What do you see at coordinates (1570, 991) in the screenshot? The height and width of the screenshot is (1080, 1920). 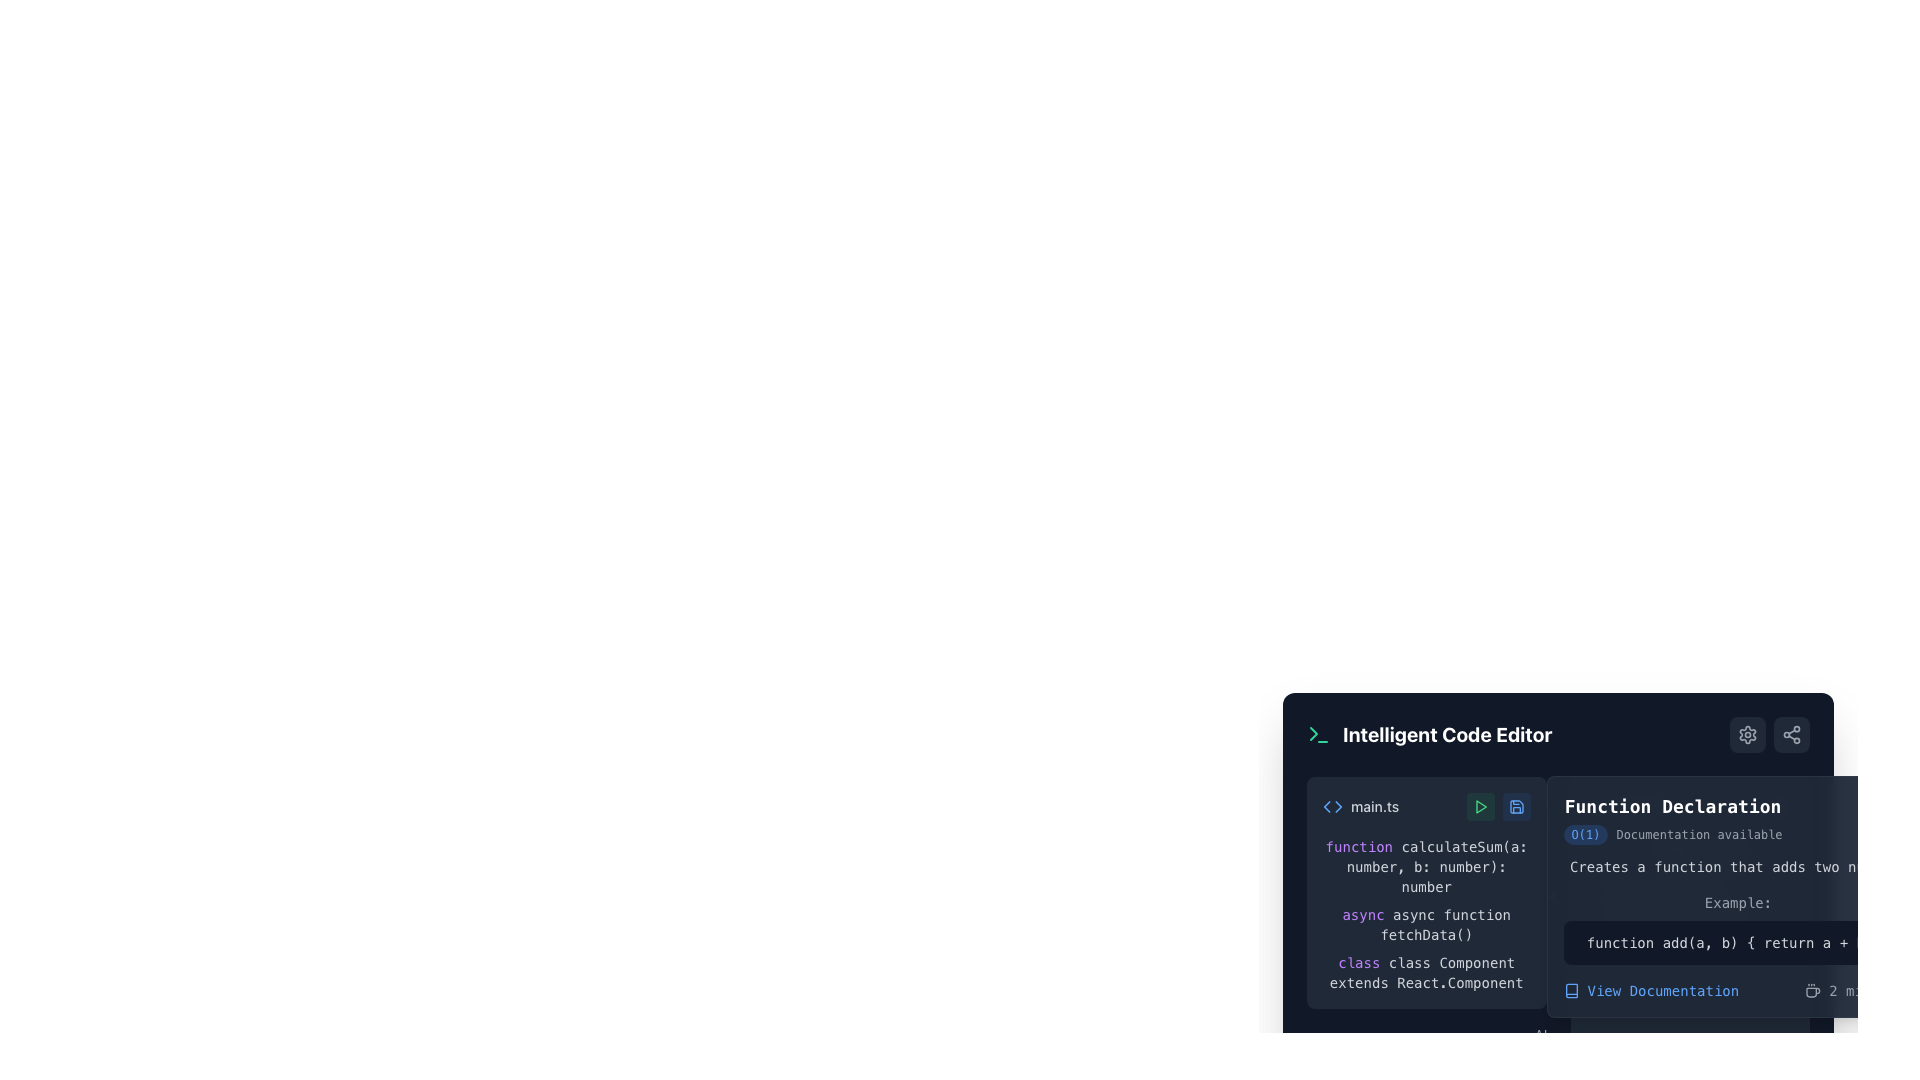 I see `the visual indicator icon associated with the 'View Documentation' action, located to the left of the text 'View Documentation'` at bounding box center [1570, 991].